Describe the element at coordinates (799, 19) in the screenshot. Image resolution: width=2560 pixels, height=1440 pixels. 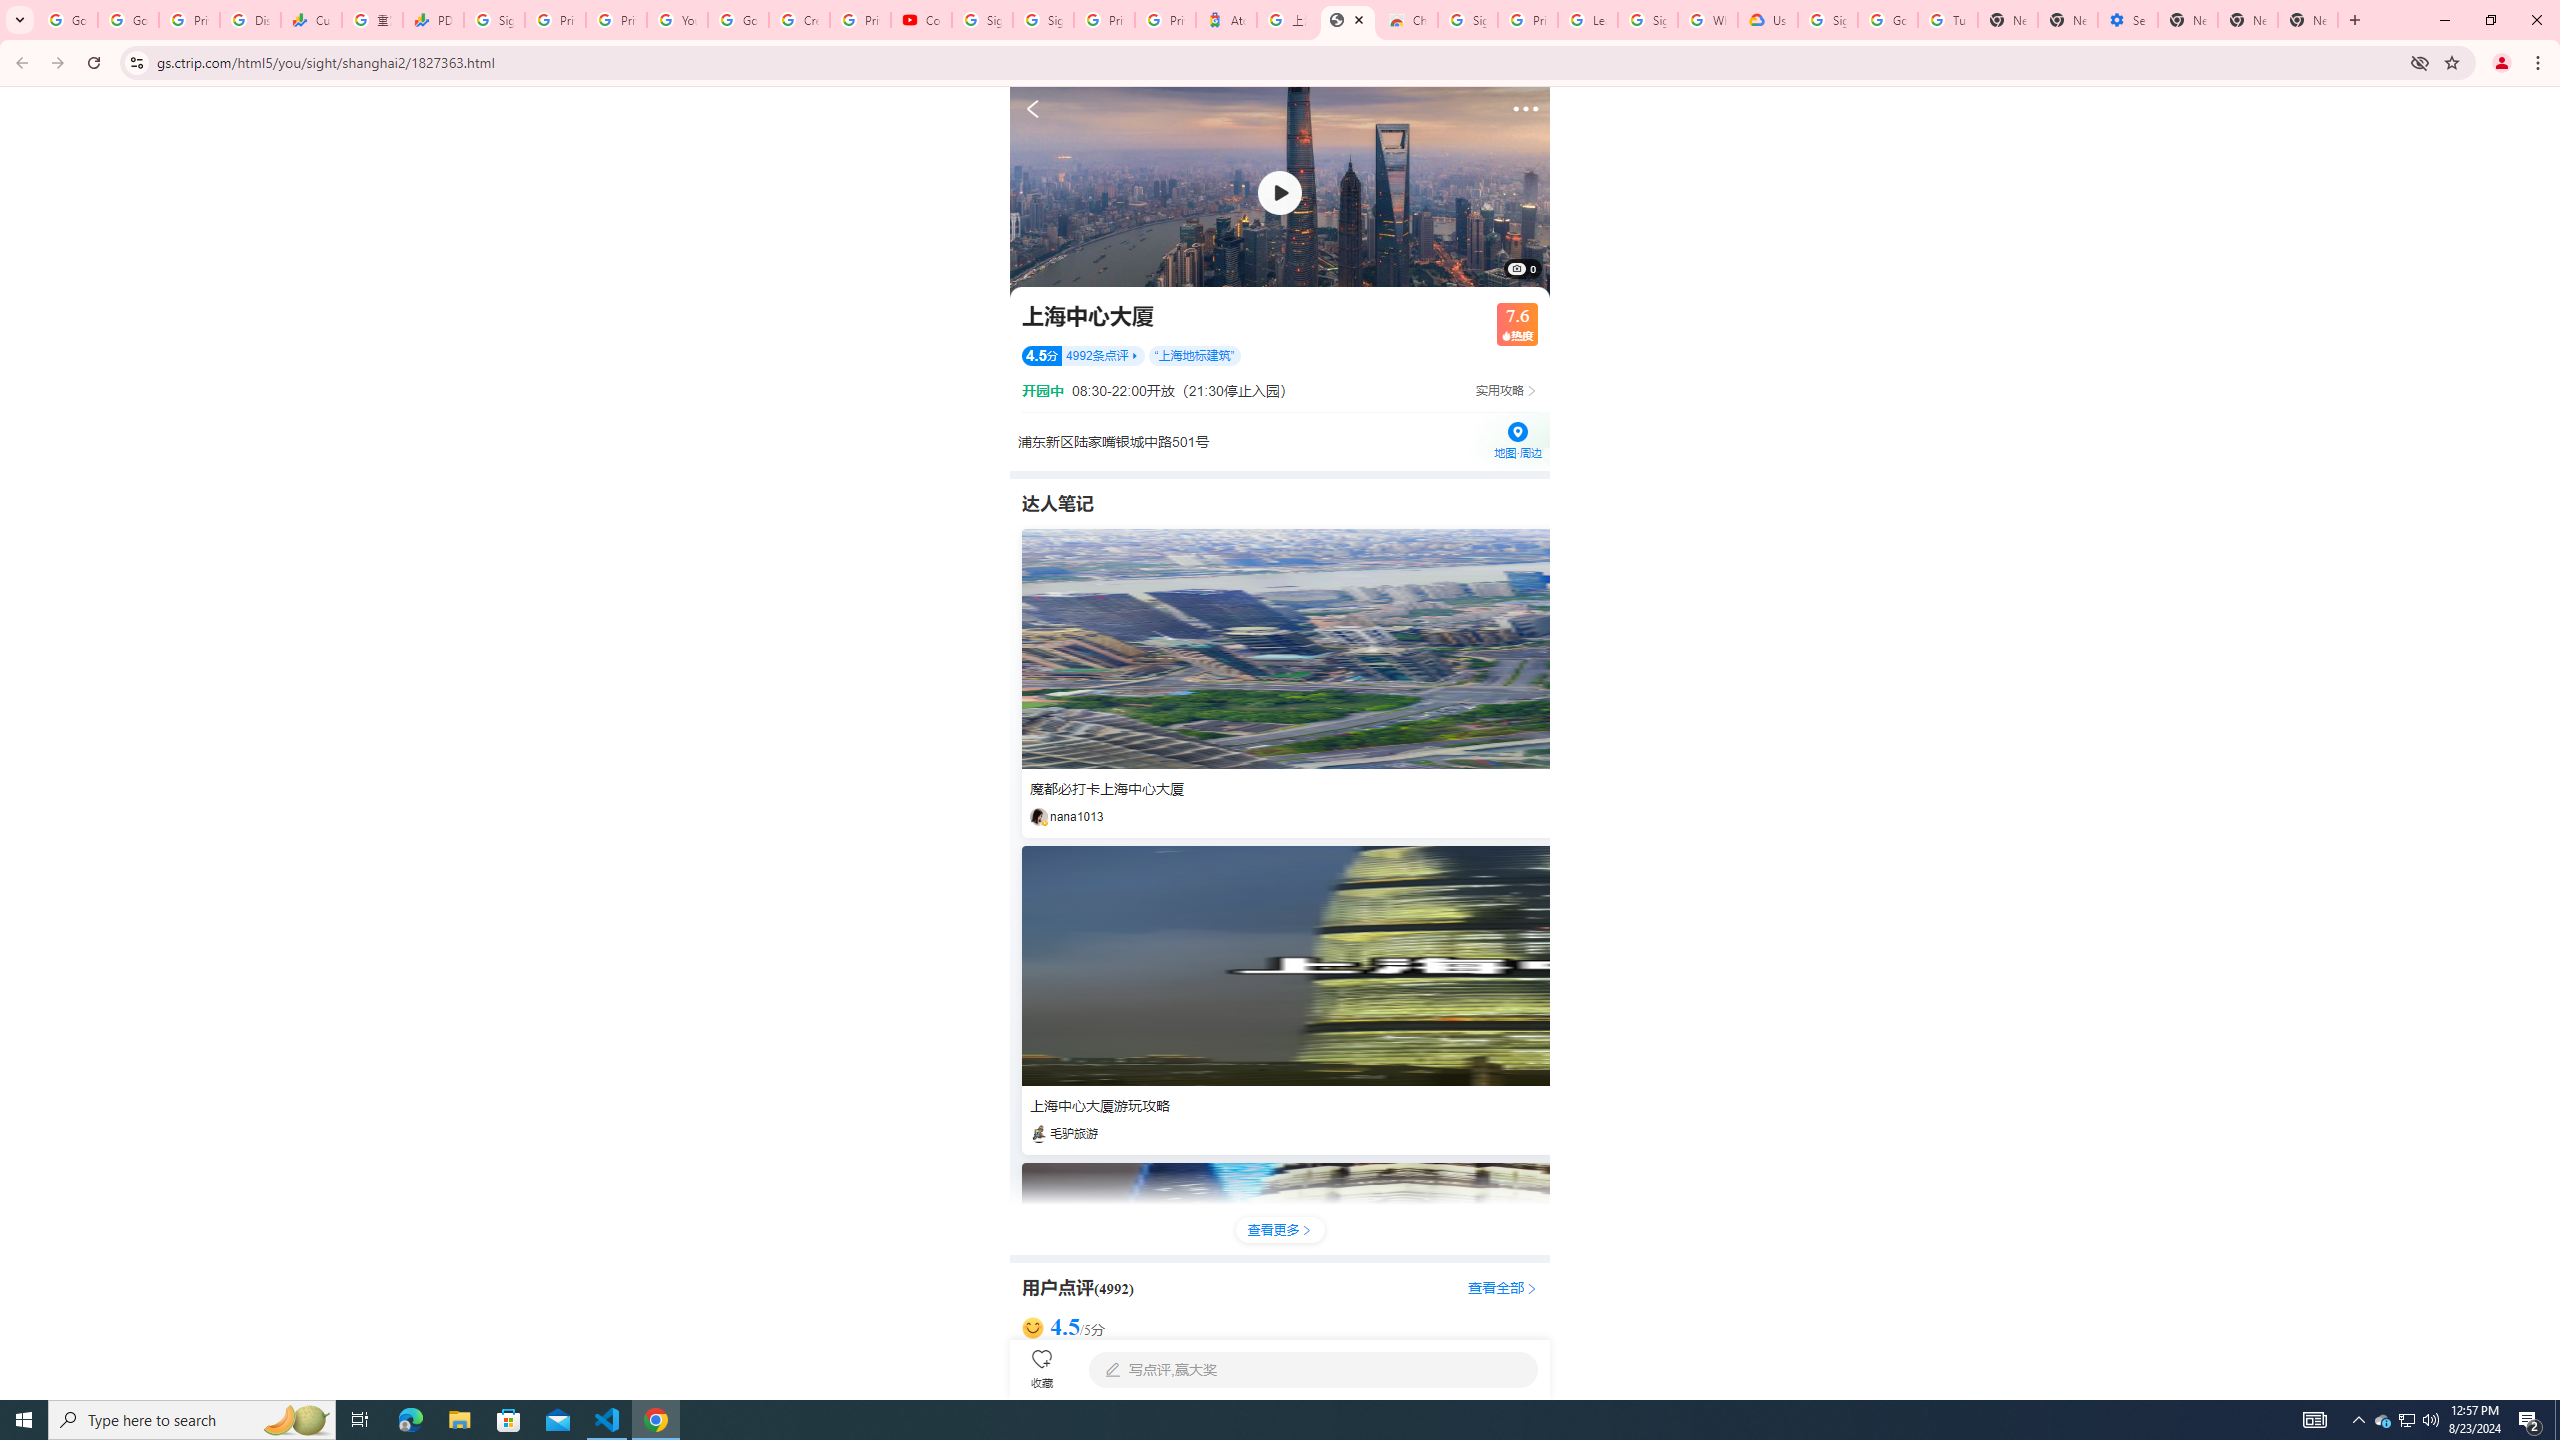
I see `'Create your Google Account'` at that location.